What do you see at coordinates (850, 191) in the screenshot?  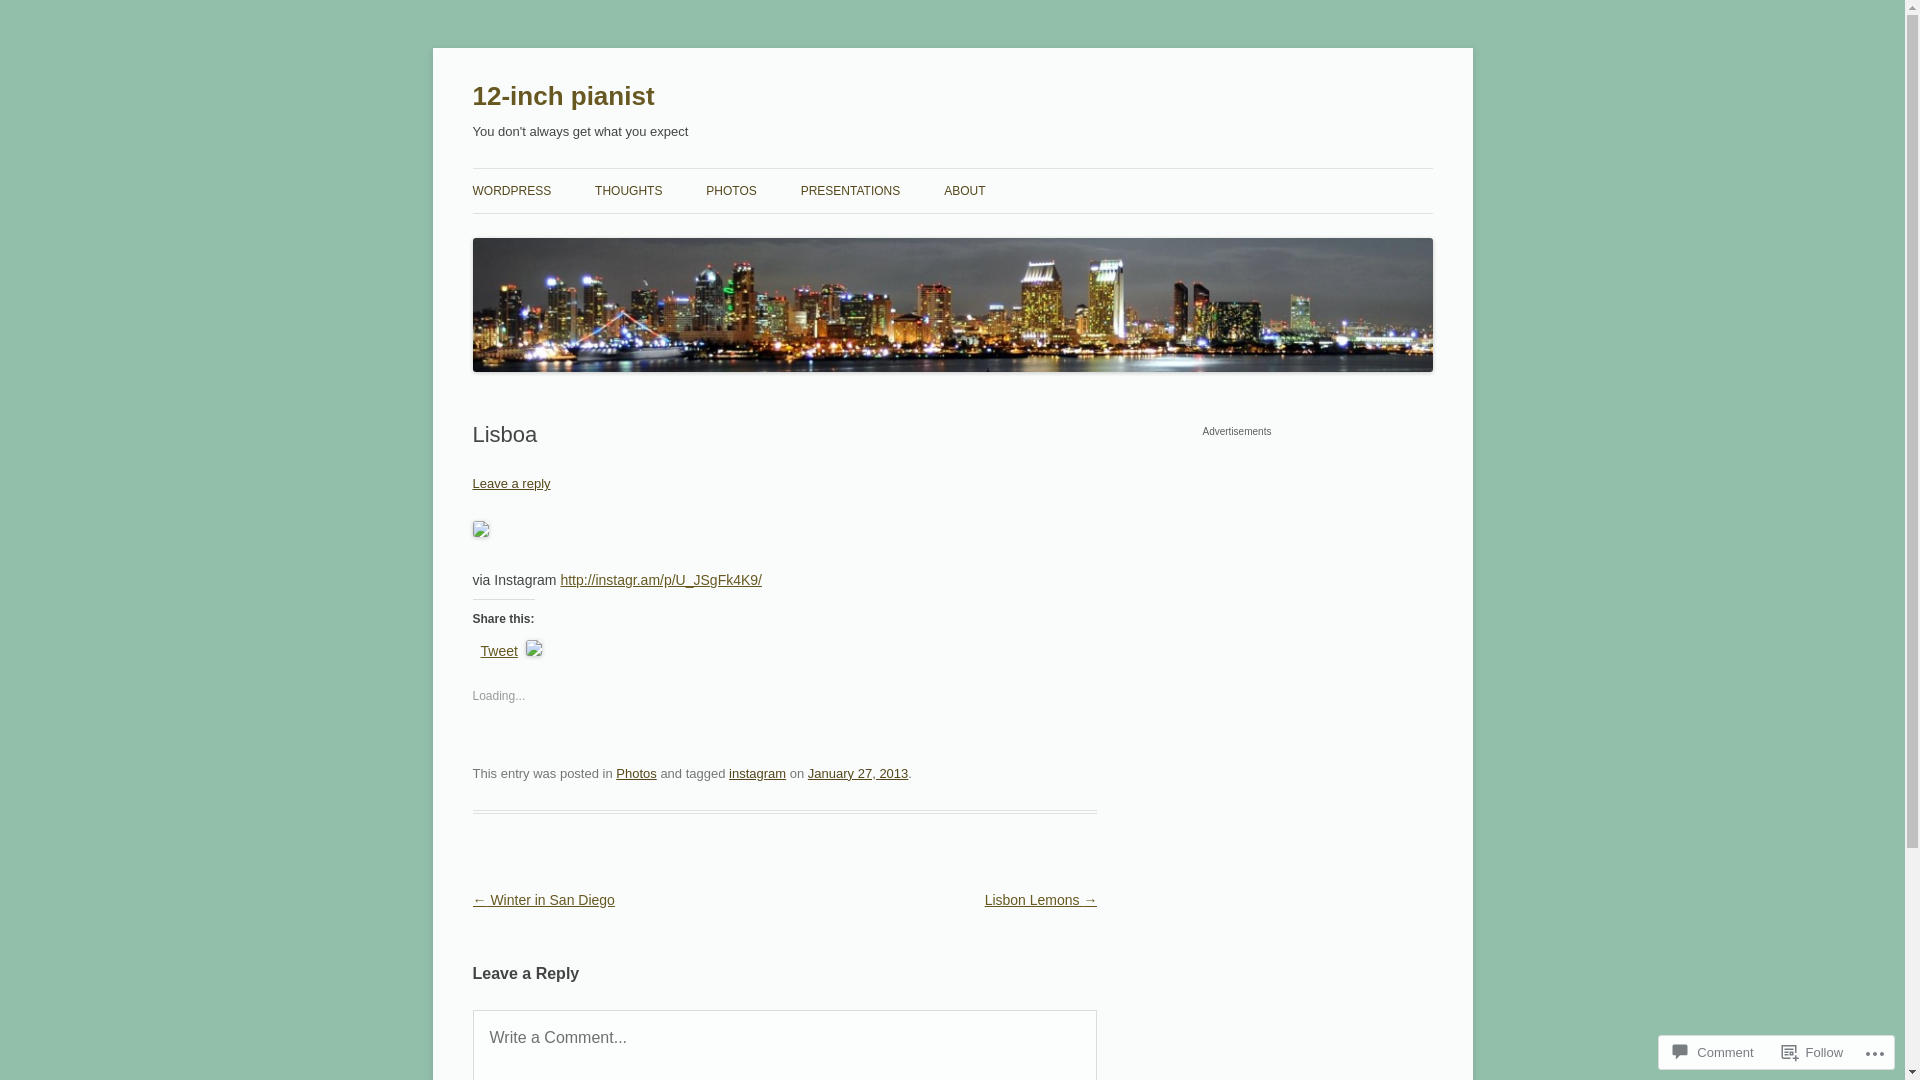 I see `'PRESENTATIONS'` at bounding box center [850, 191].